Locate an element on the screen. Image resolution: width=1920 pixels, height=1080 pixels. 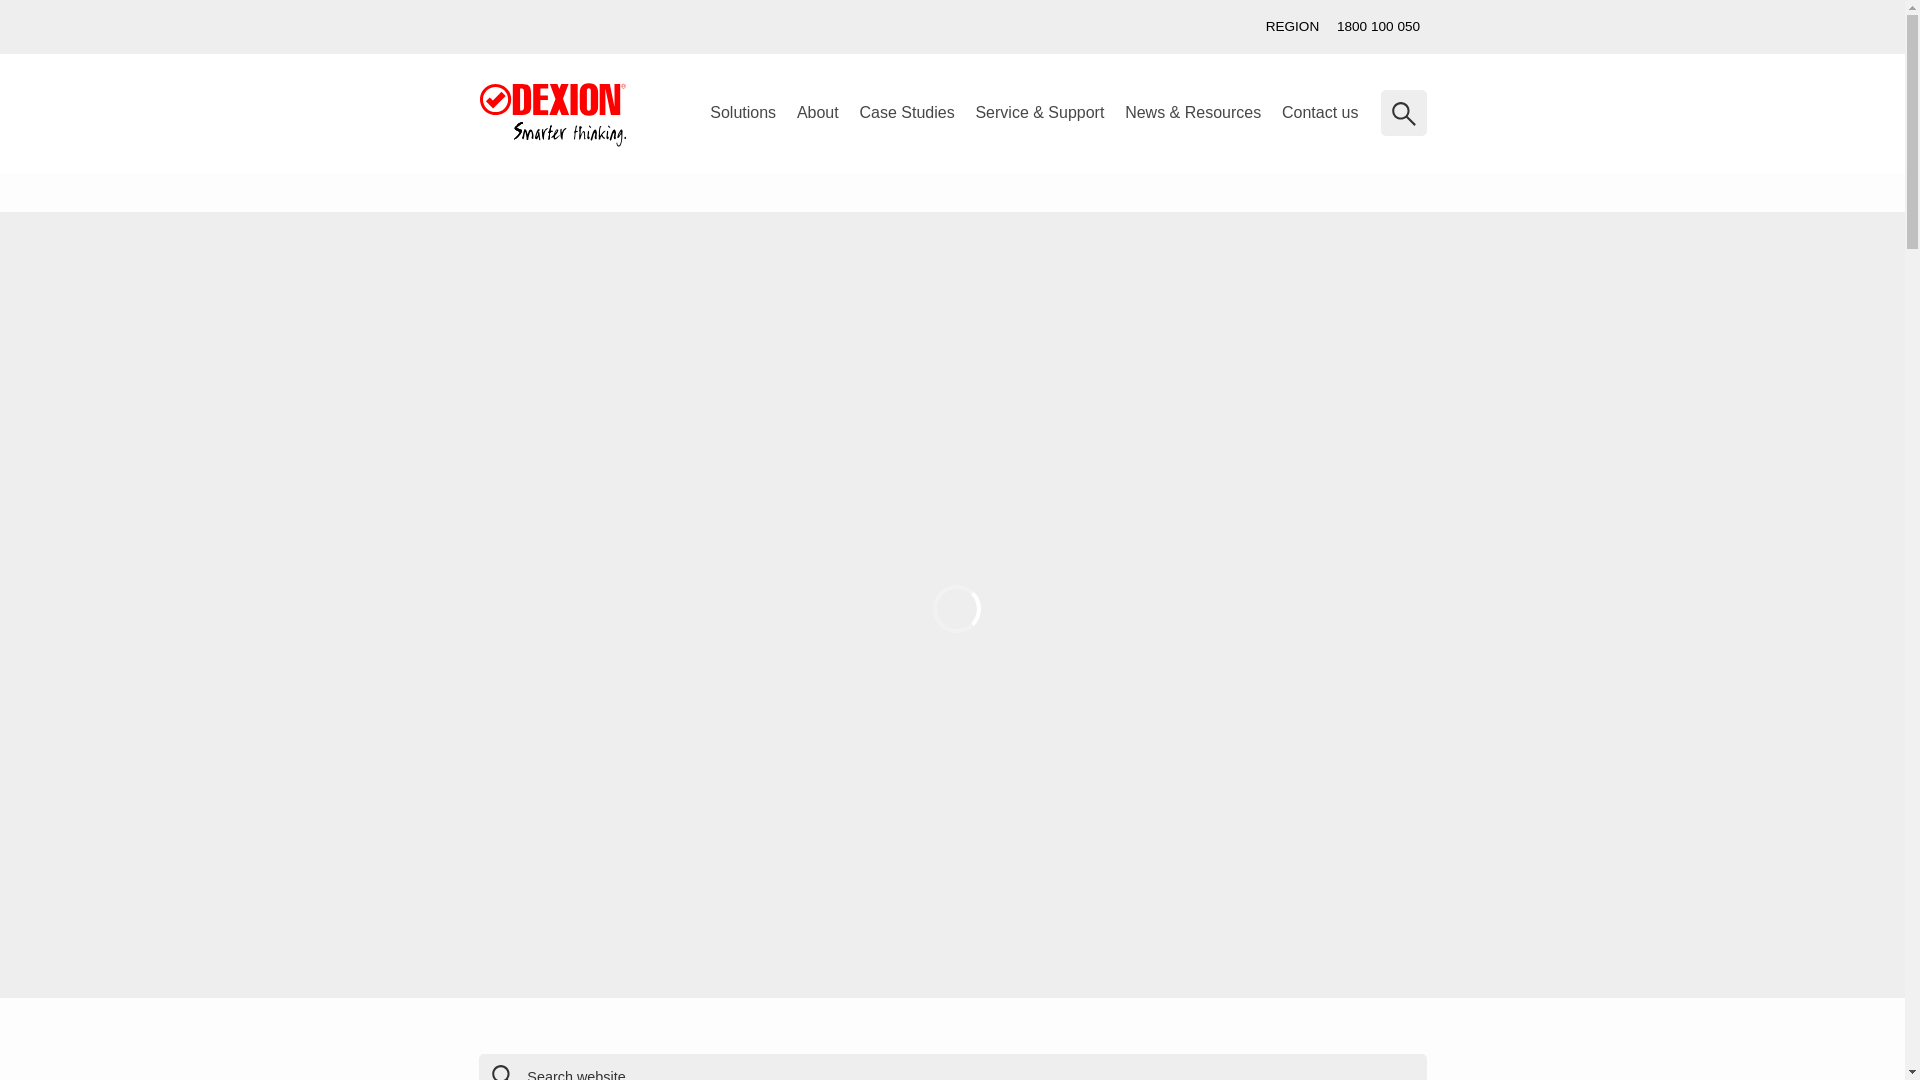
'About' is located at coordinates (817, 112).